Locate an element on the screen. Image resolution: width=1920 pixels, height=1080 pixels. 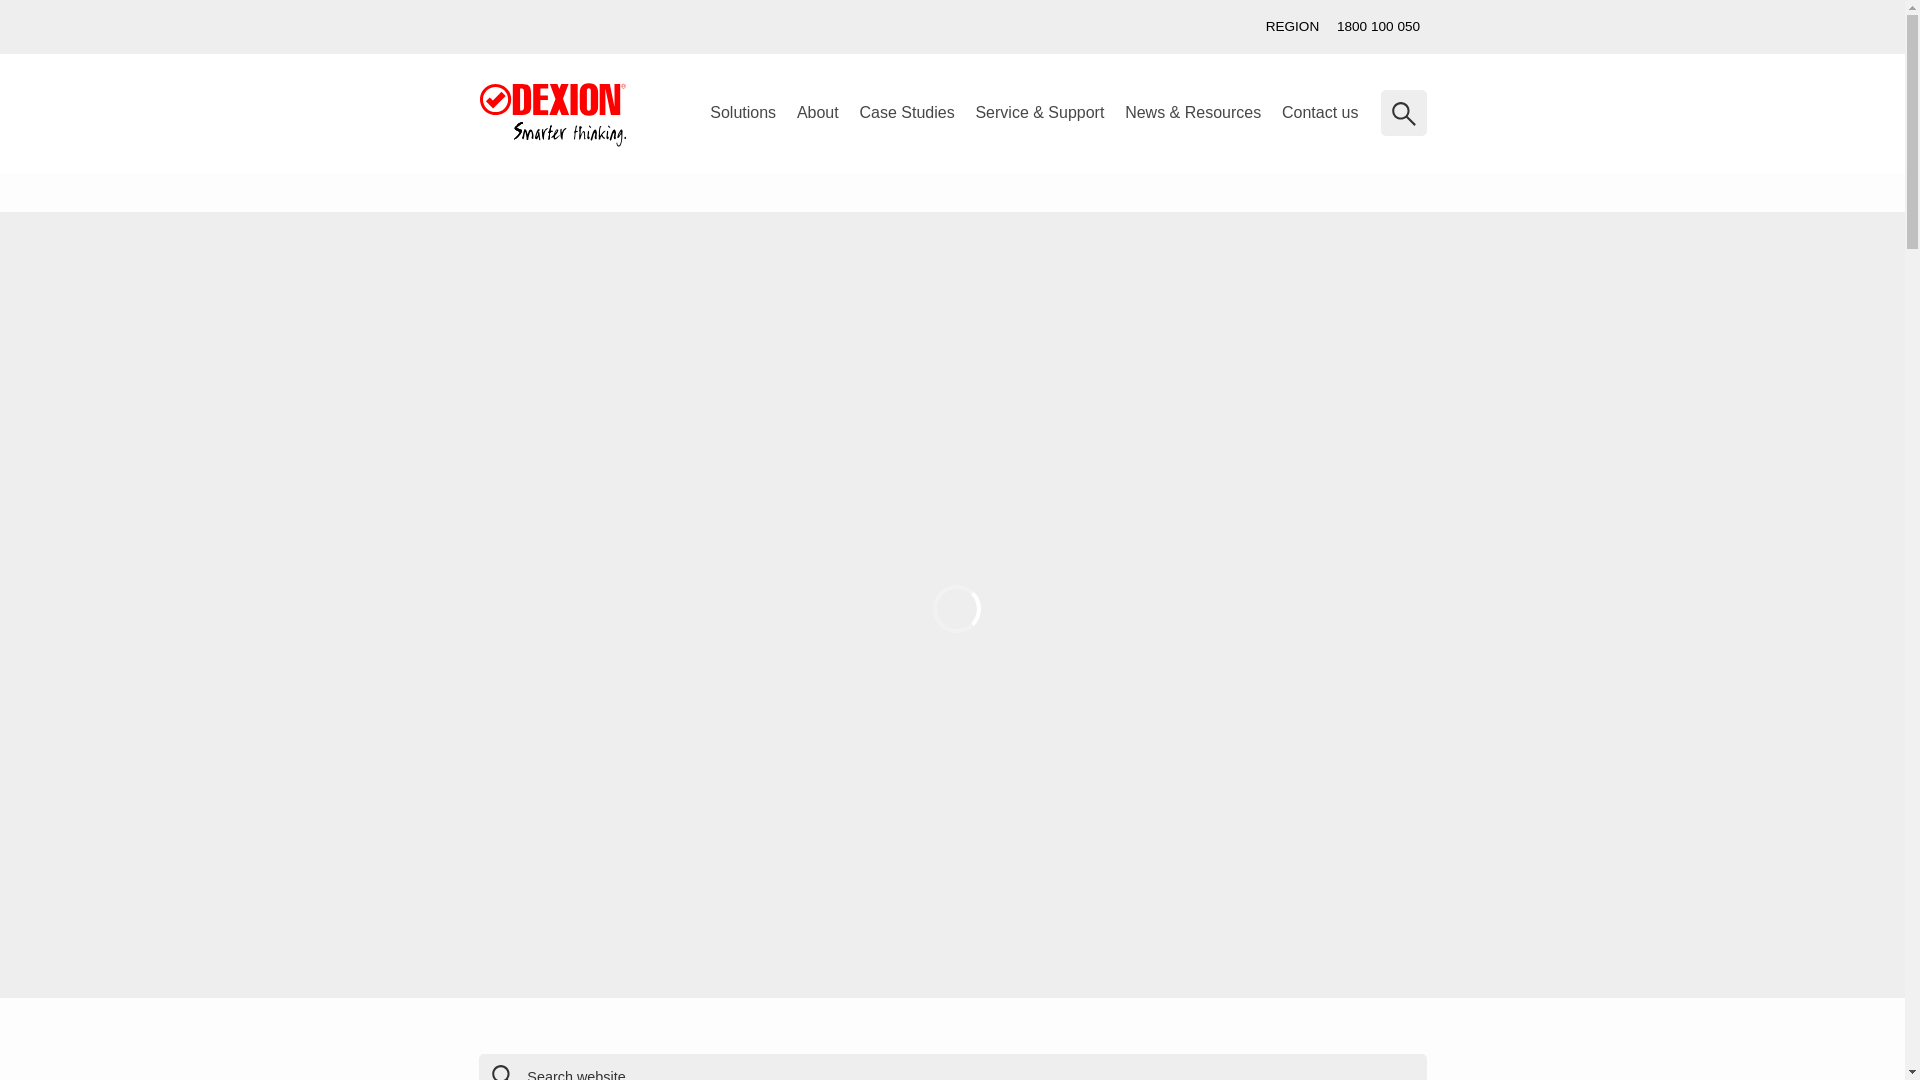
'About' is located at coordinates (817, 112).